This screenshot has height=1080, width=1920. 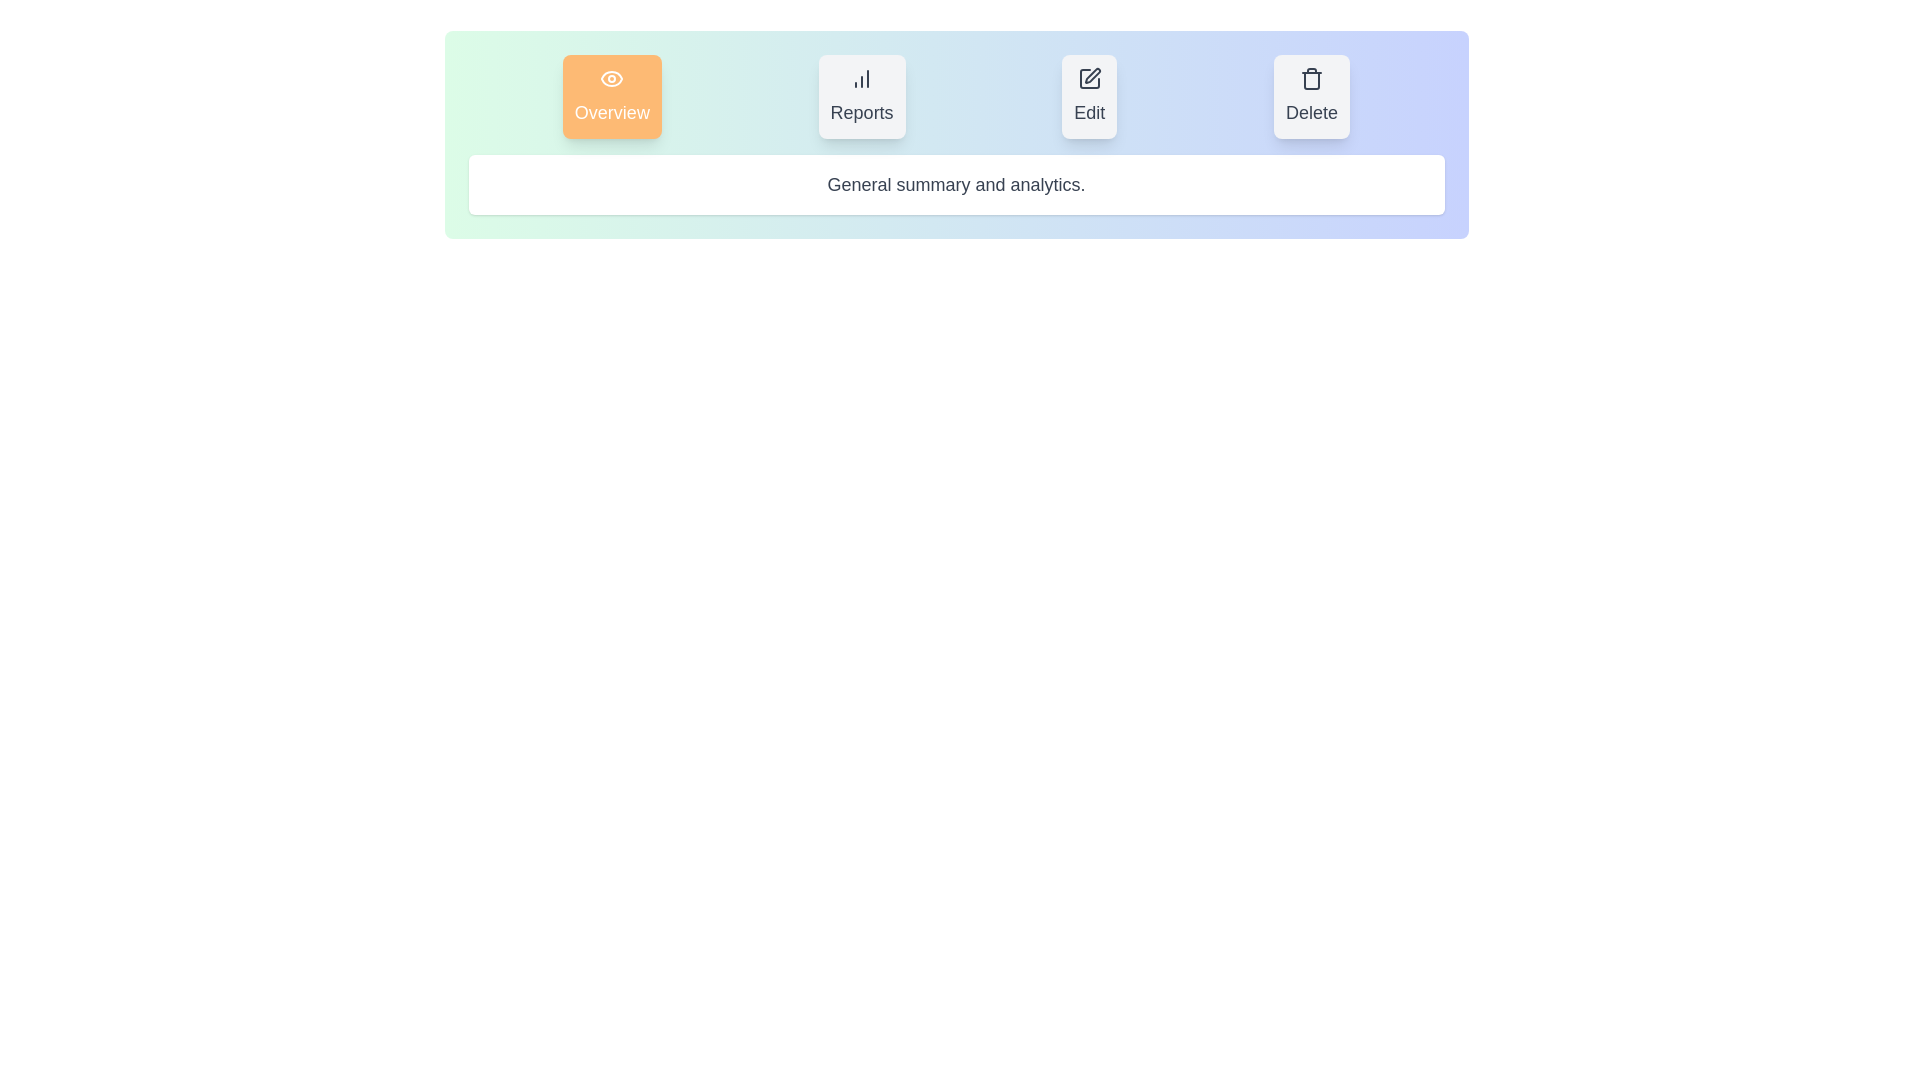 I want to click on the Reports tab to view its content, so click(x=862, y=96).